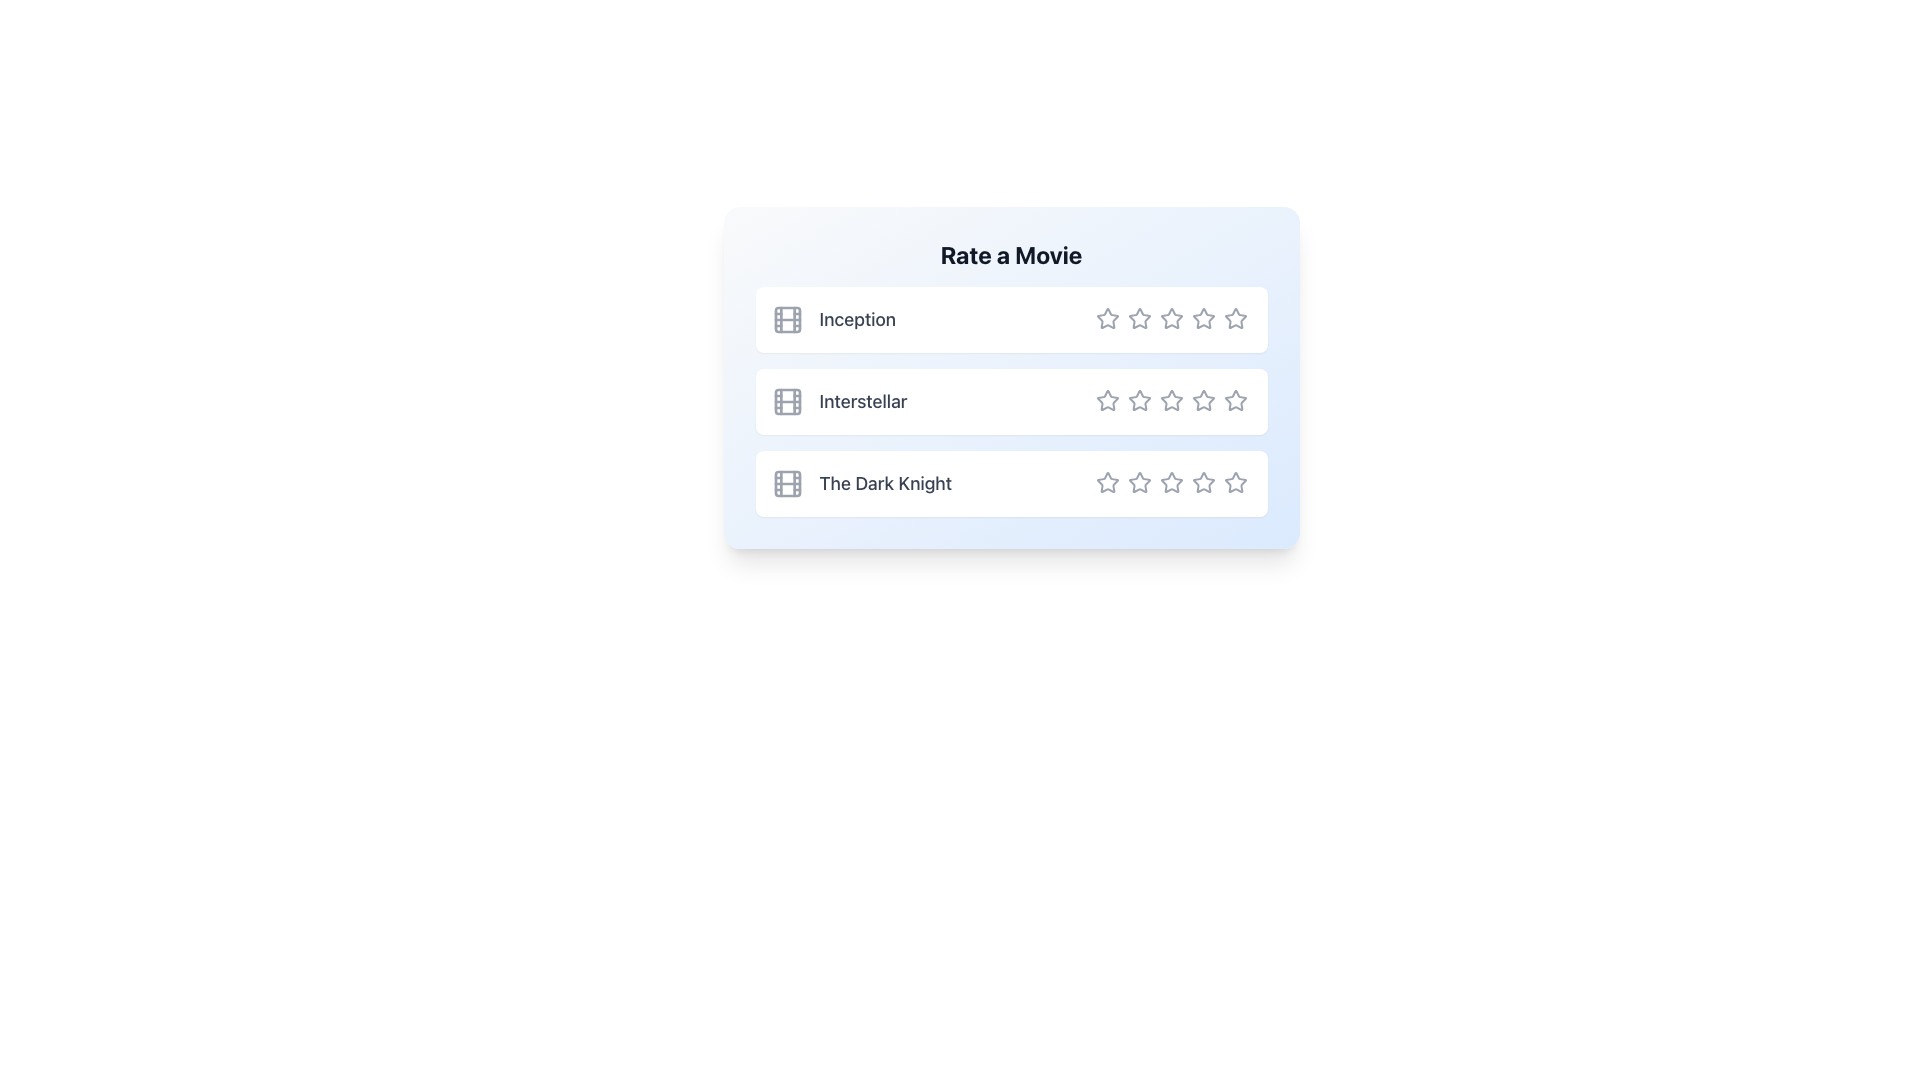 Image resolution: width=1920 pixels, height=1080 pixels. What do you see at coordinates (1234, 482) in the screenshot?
I see `the fifth star-shaped icon, which is gray with a slight border, to rate the movie 'The Dark Knight'` at bounding box center [1234, 482].